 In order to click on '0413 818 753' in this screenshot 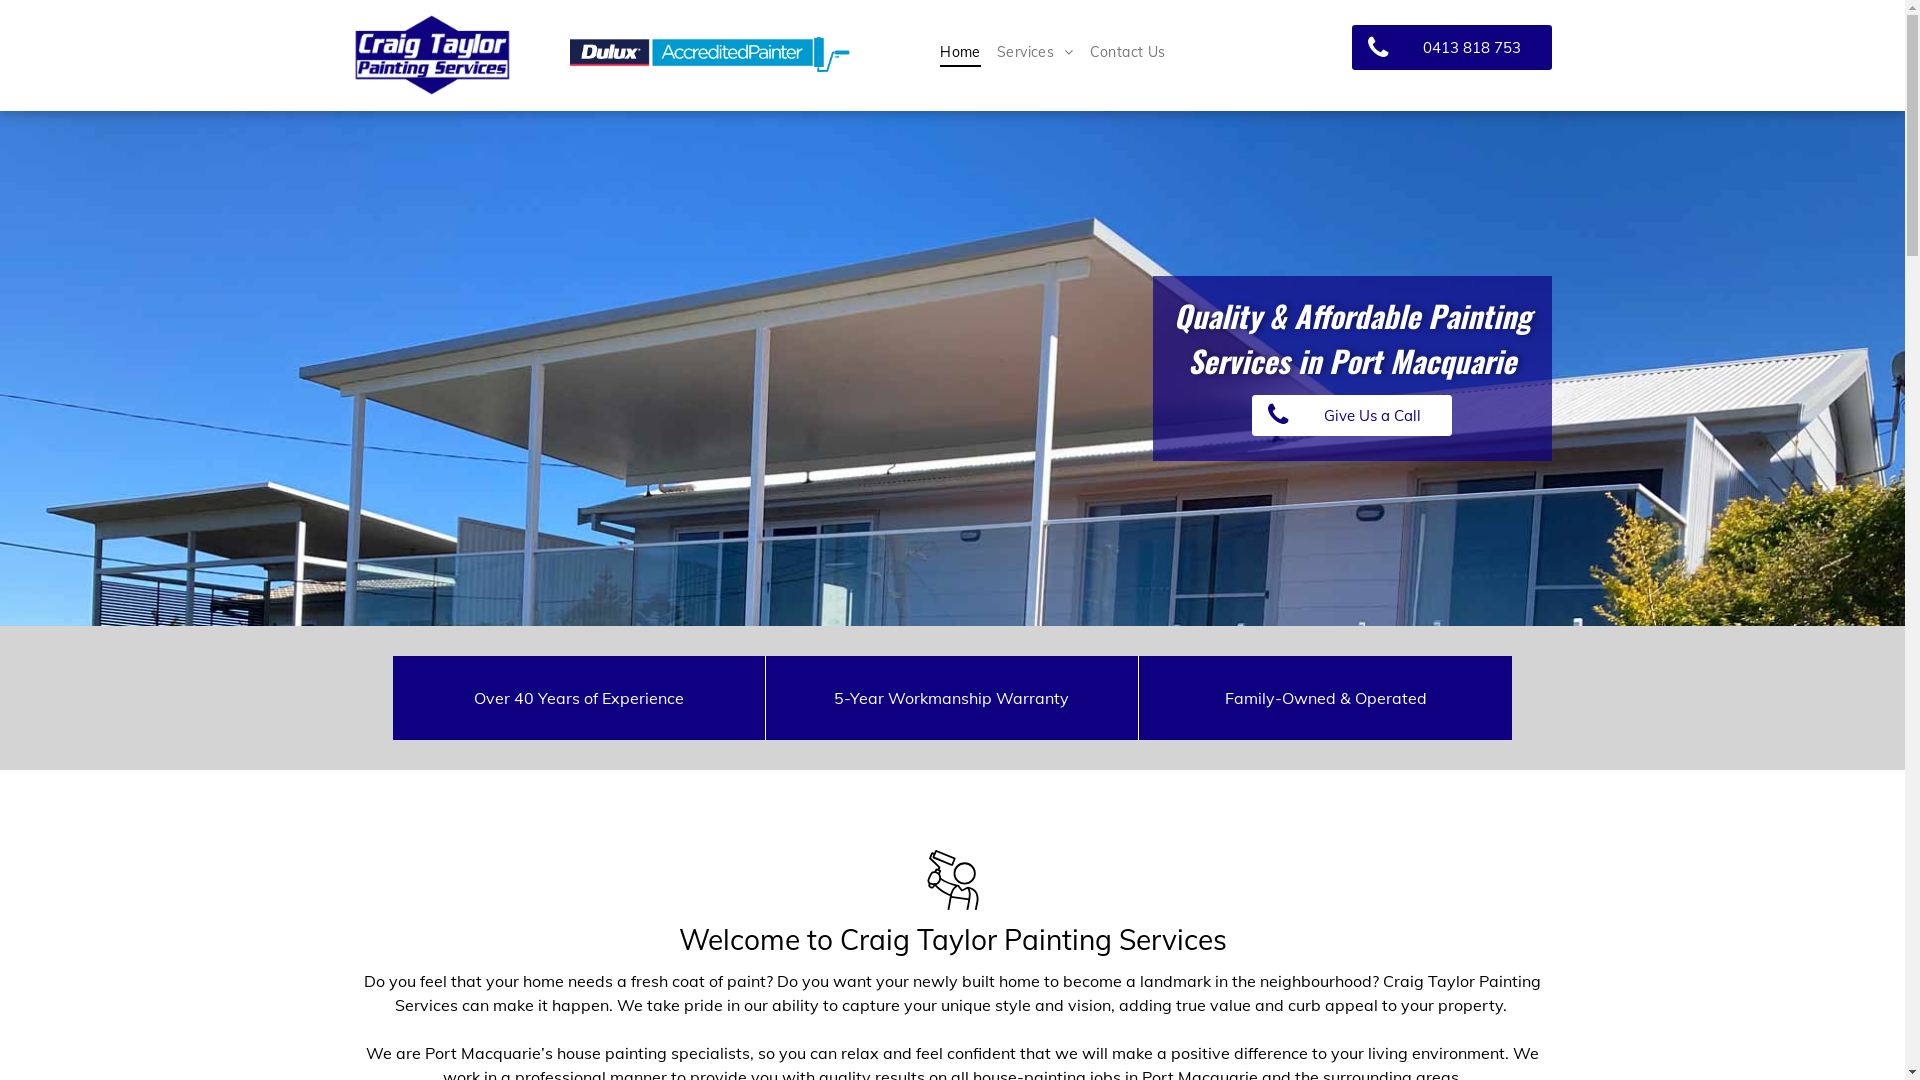, I will do `click(1452, 46)`.